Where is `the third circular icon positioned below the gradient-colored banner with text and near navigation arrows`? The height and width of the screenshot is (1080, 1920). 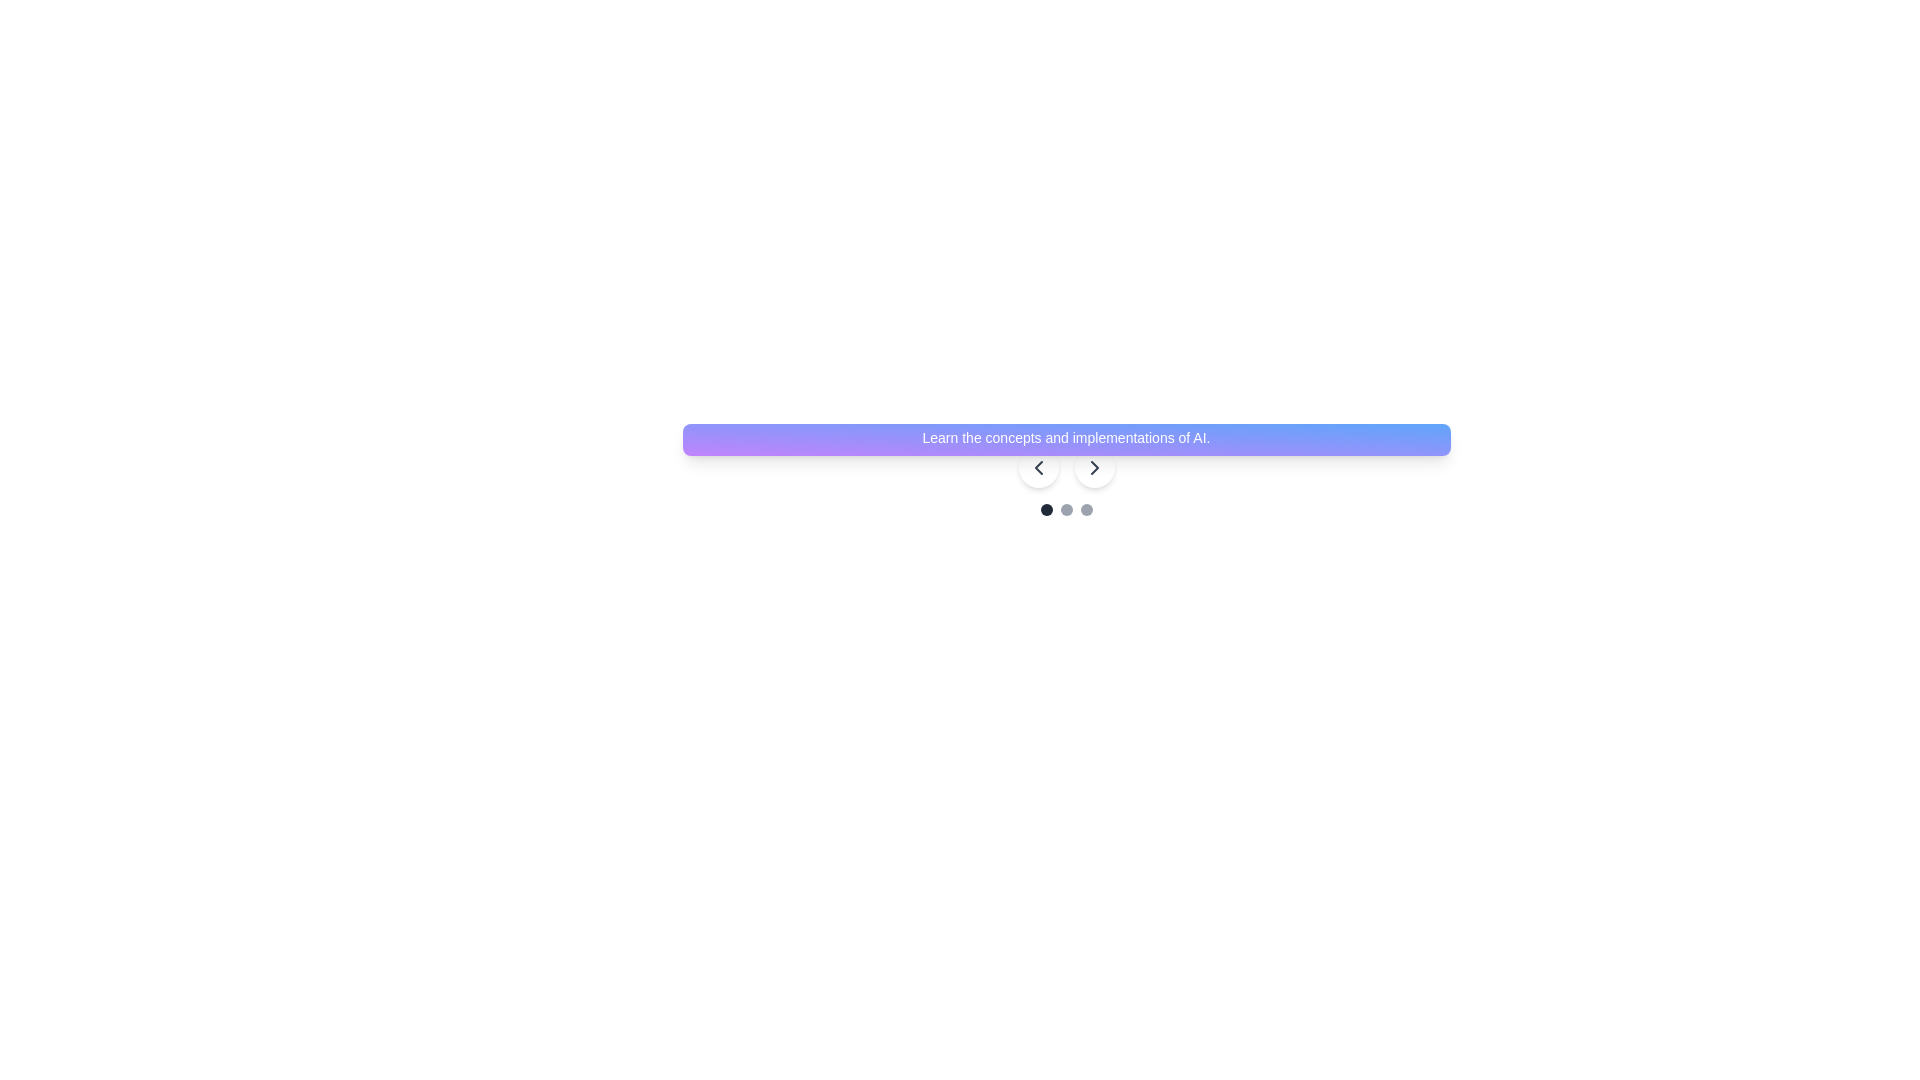 the third circular icon positioned below the gradient-colored banner with text and near navigation arrows is located at coordinates (1085, 508).